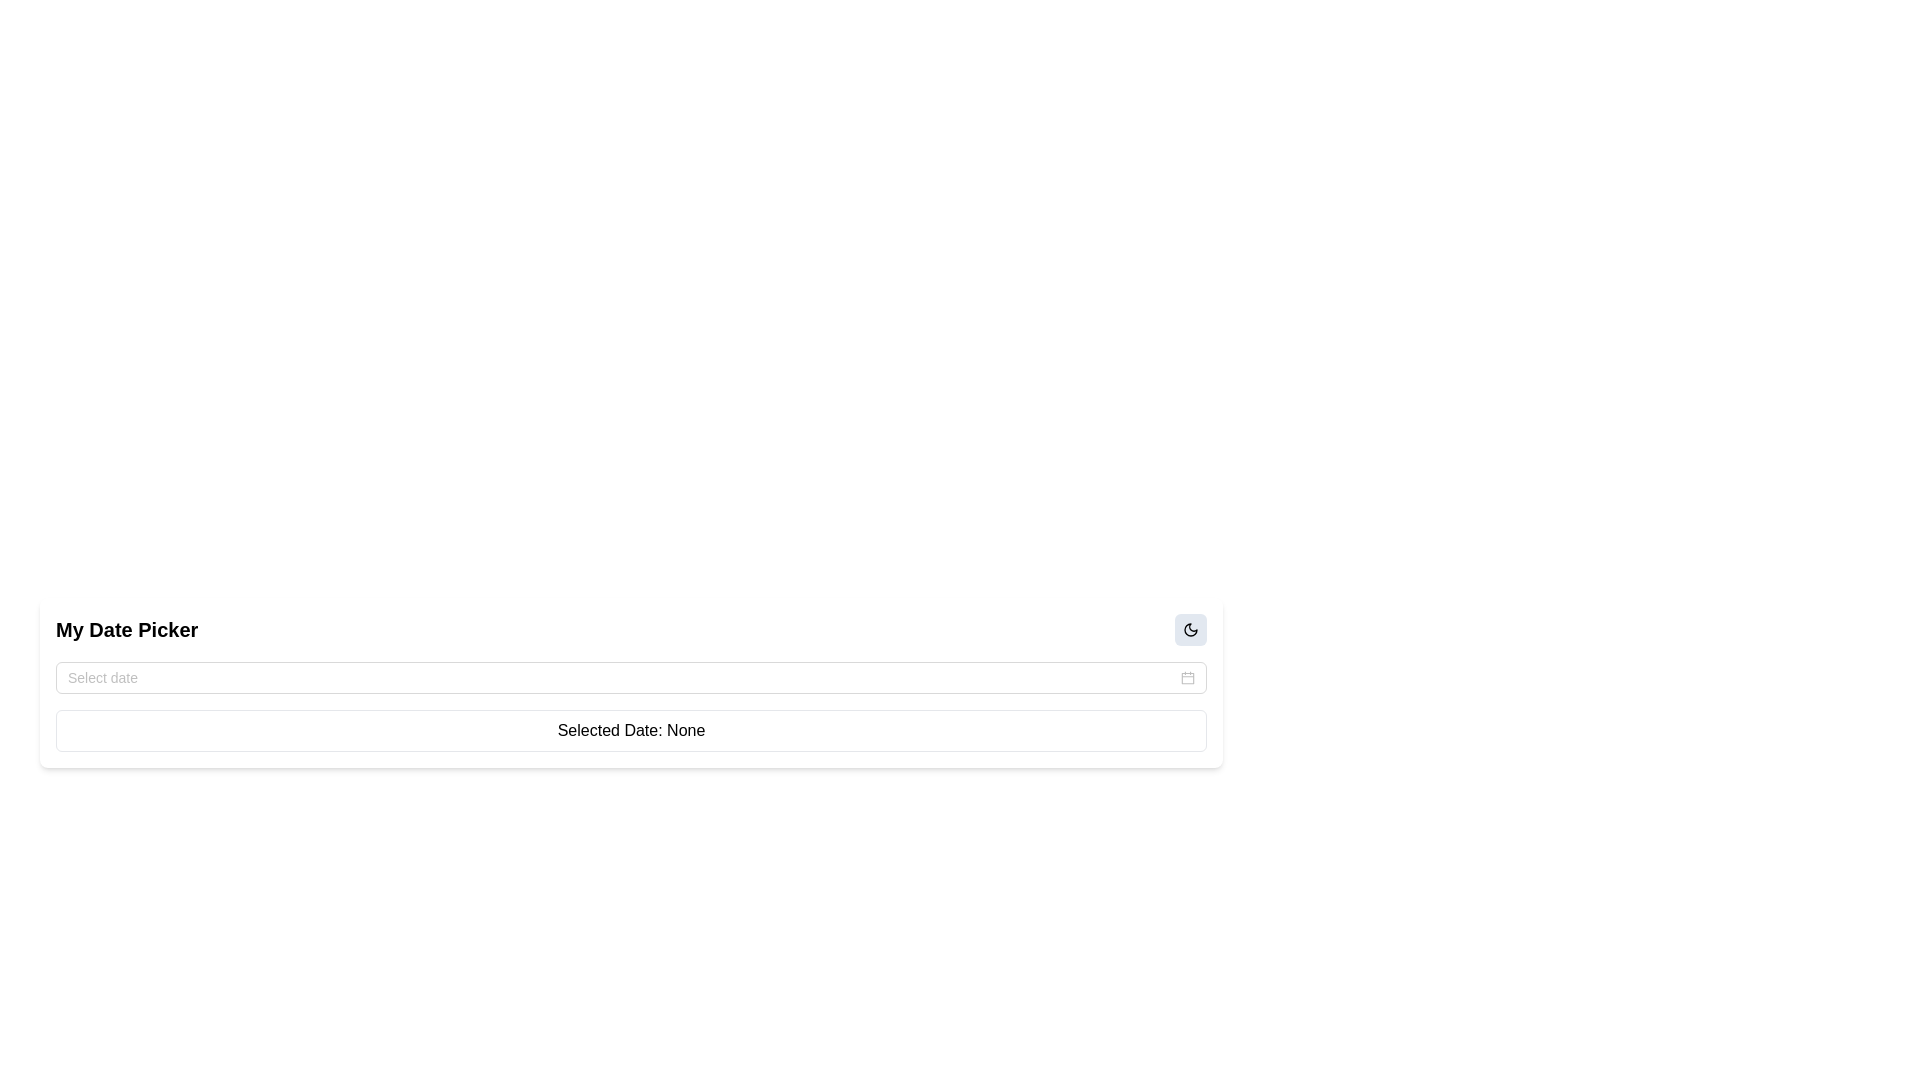 The height and width of the screenshot is (1080, 1920). What do you see at coordinates (630, 731) in the screenshot?
I see `the text label that displays the currently selected date or indicates 'None' in the 'My Date Picker' panel` at bounding box center [630, 731].